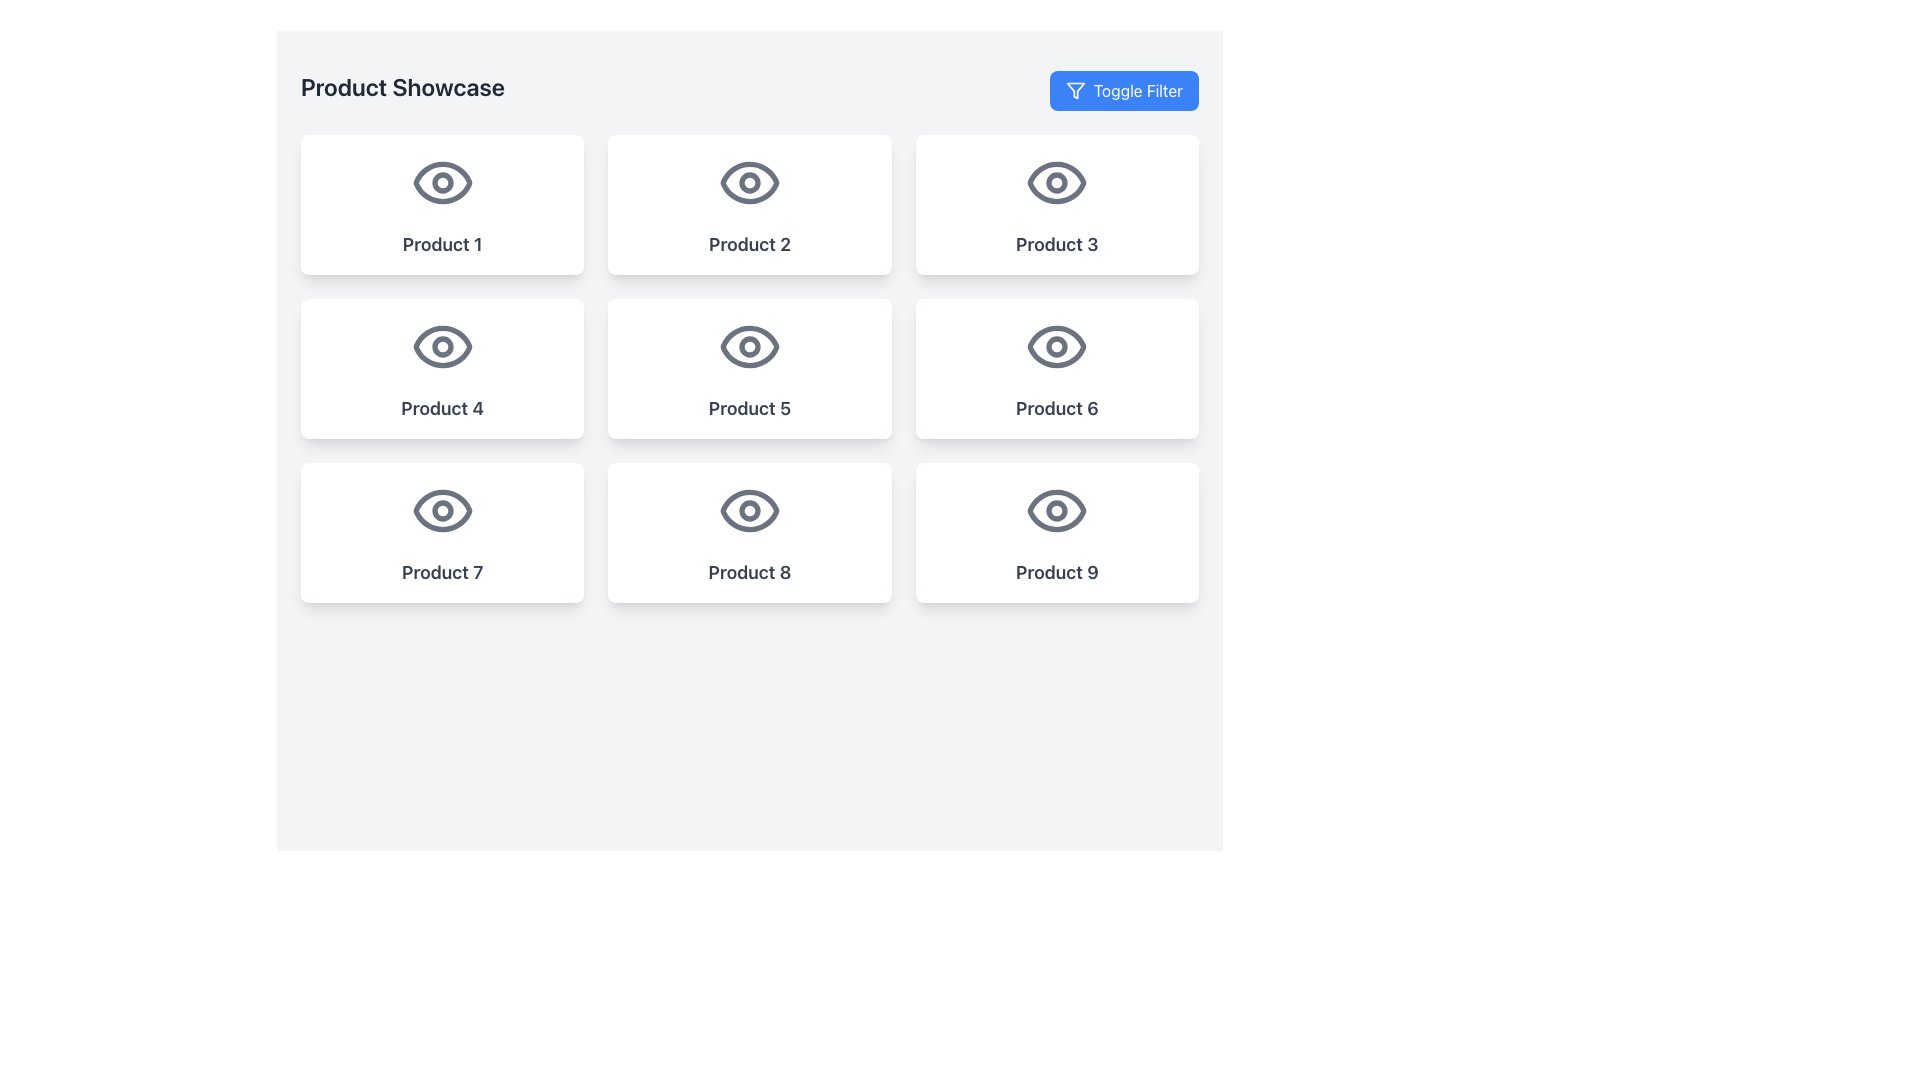 This screenshot has height=1080, width=1920. What do you see at coordinates (1056, 244) in the screenshot?
I see `the text label 'Product 3' displayed in bold gray font, located under the eye icon within the product card` at bounding box center [1056, 244].